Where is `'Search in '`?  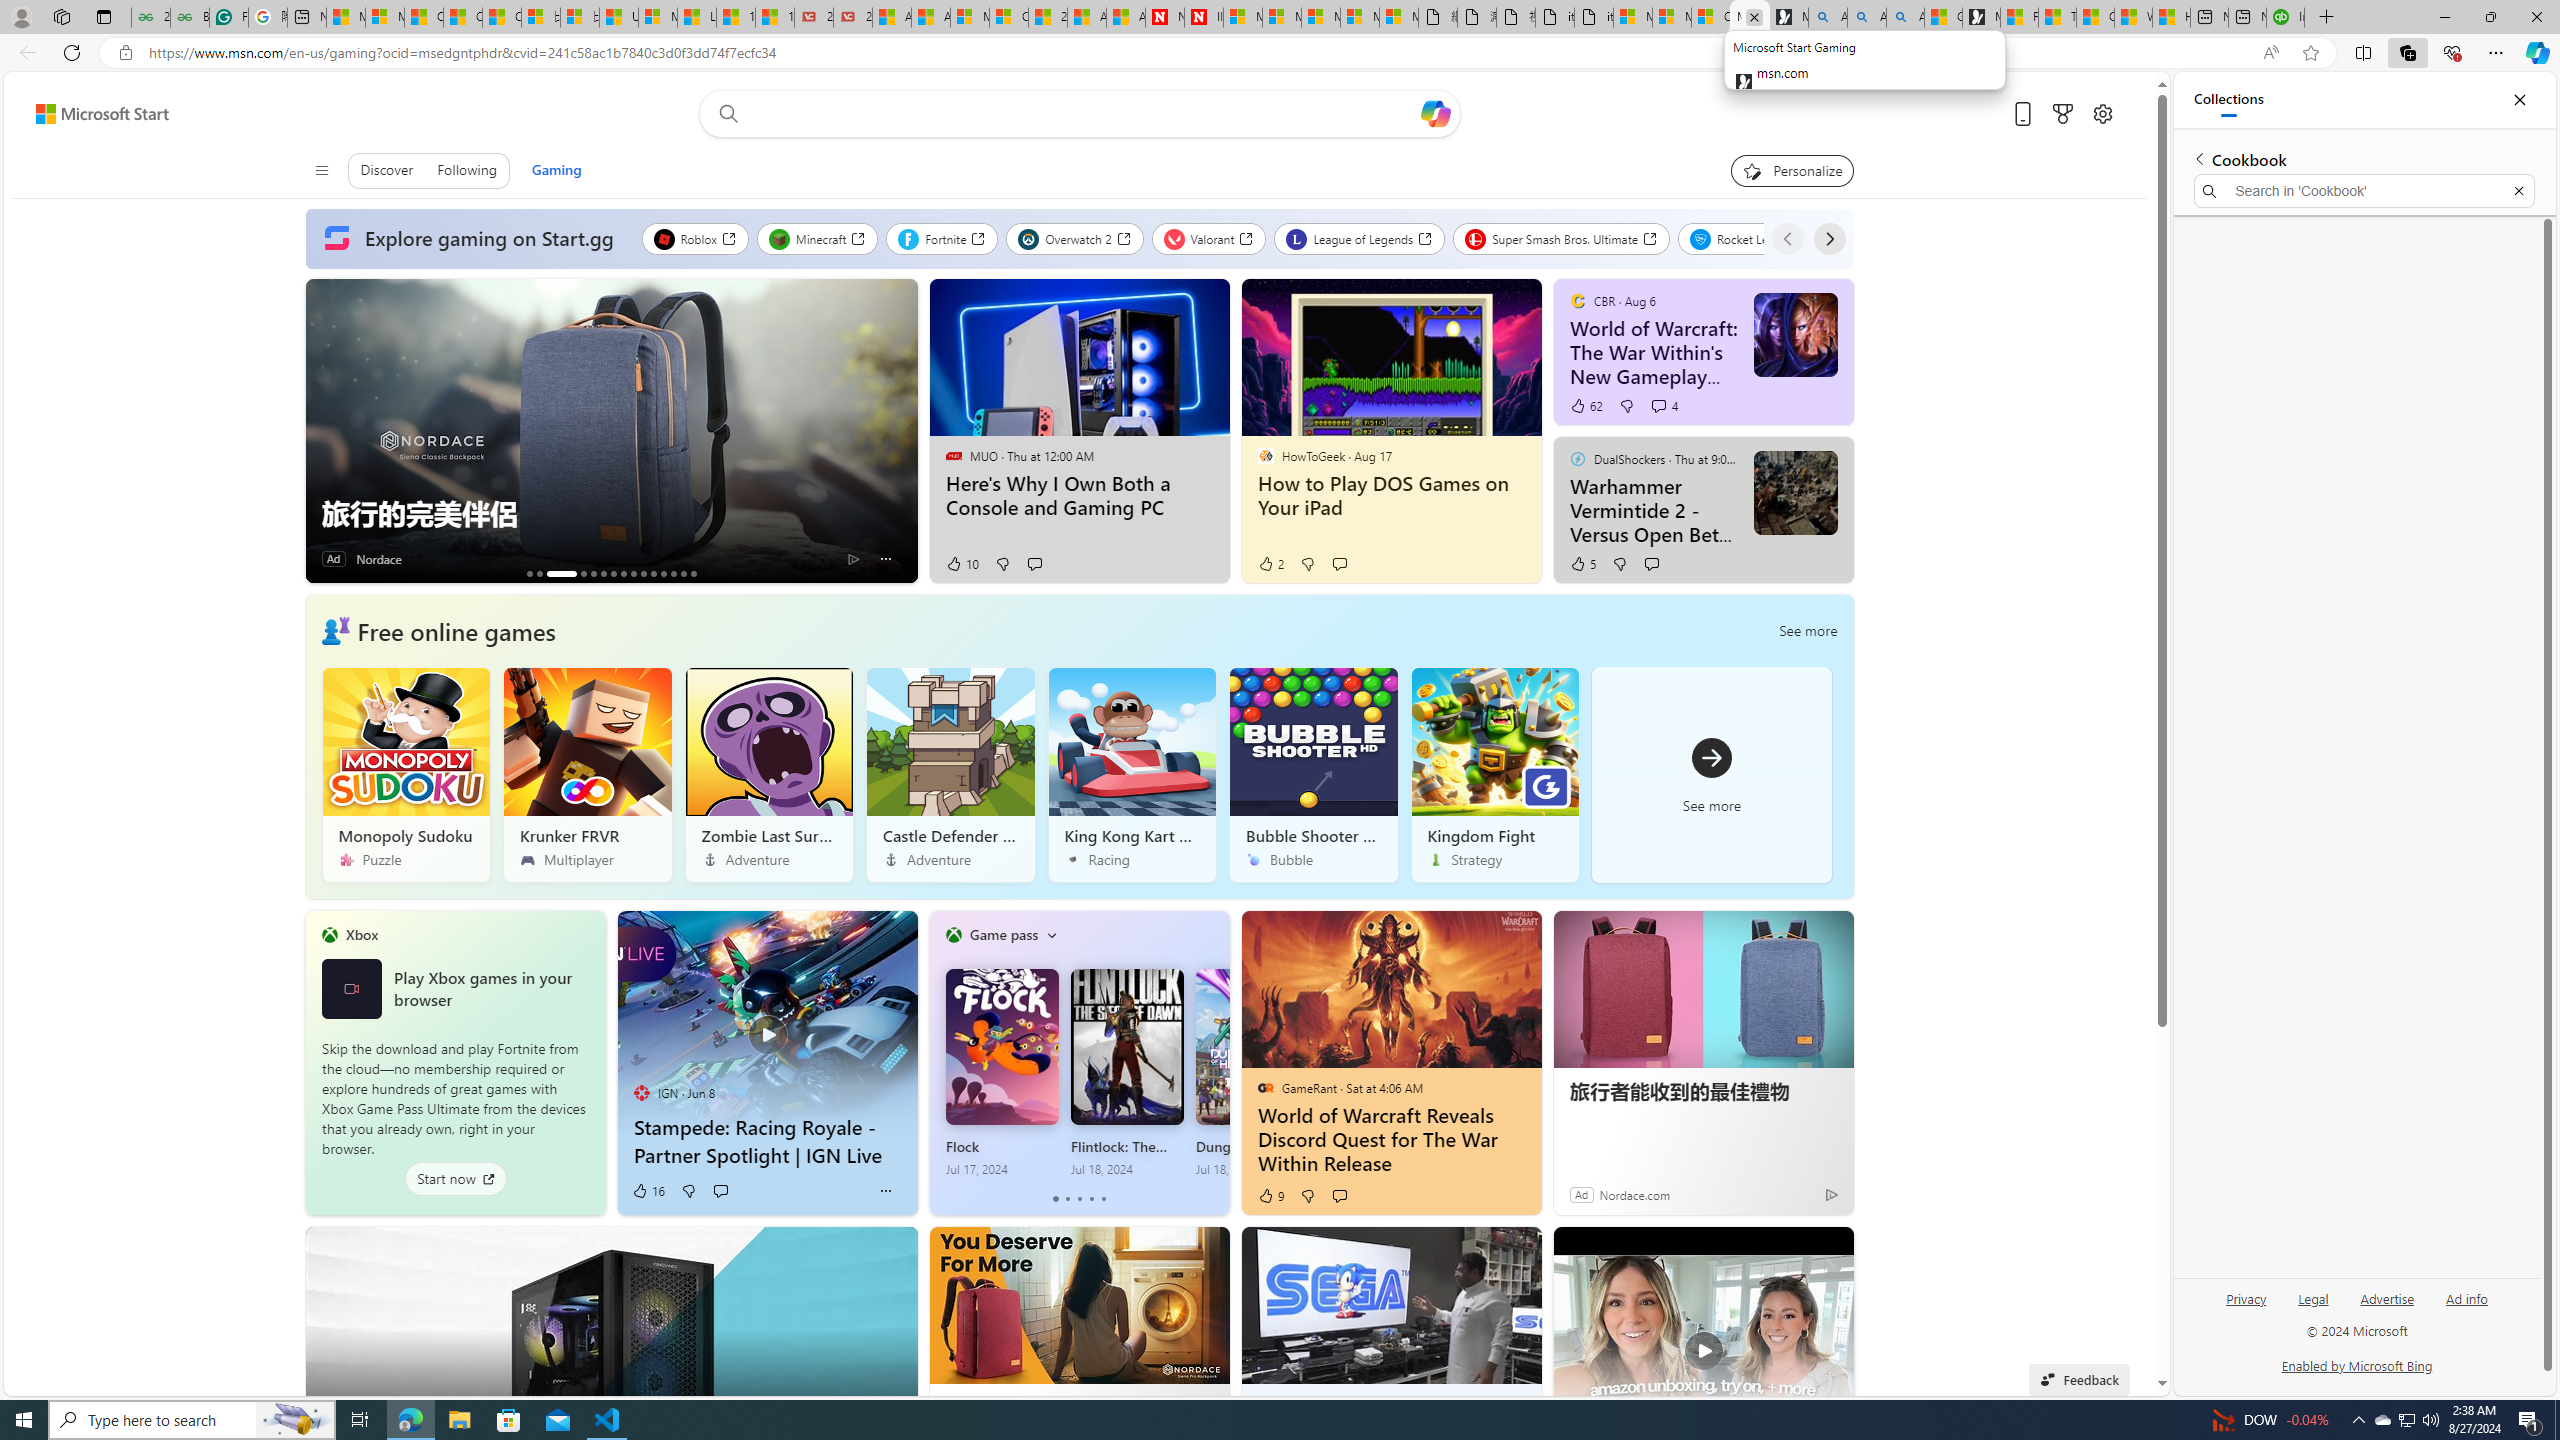 'Search in ' is located at coordinates (2364, 191).